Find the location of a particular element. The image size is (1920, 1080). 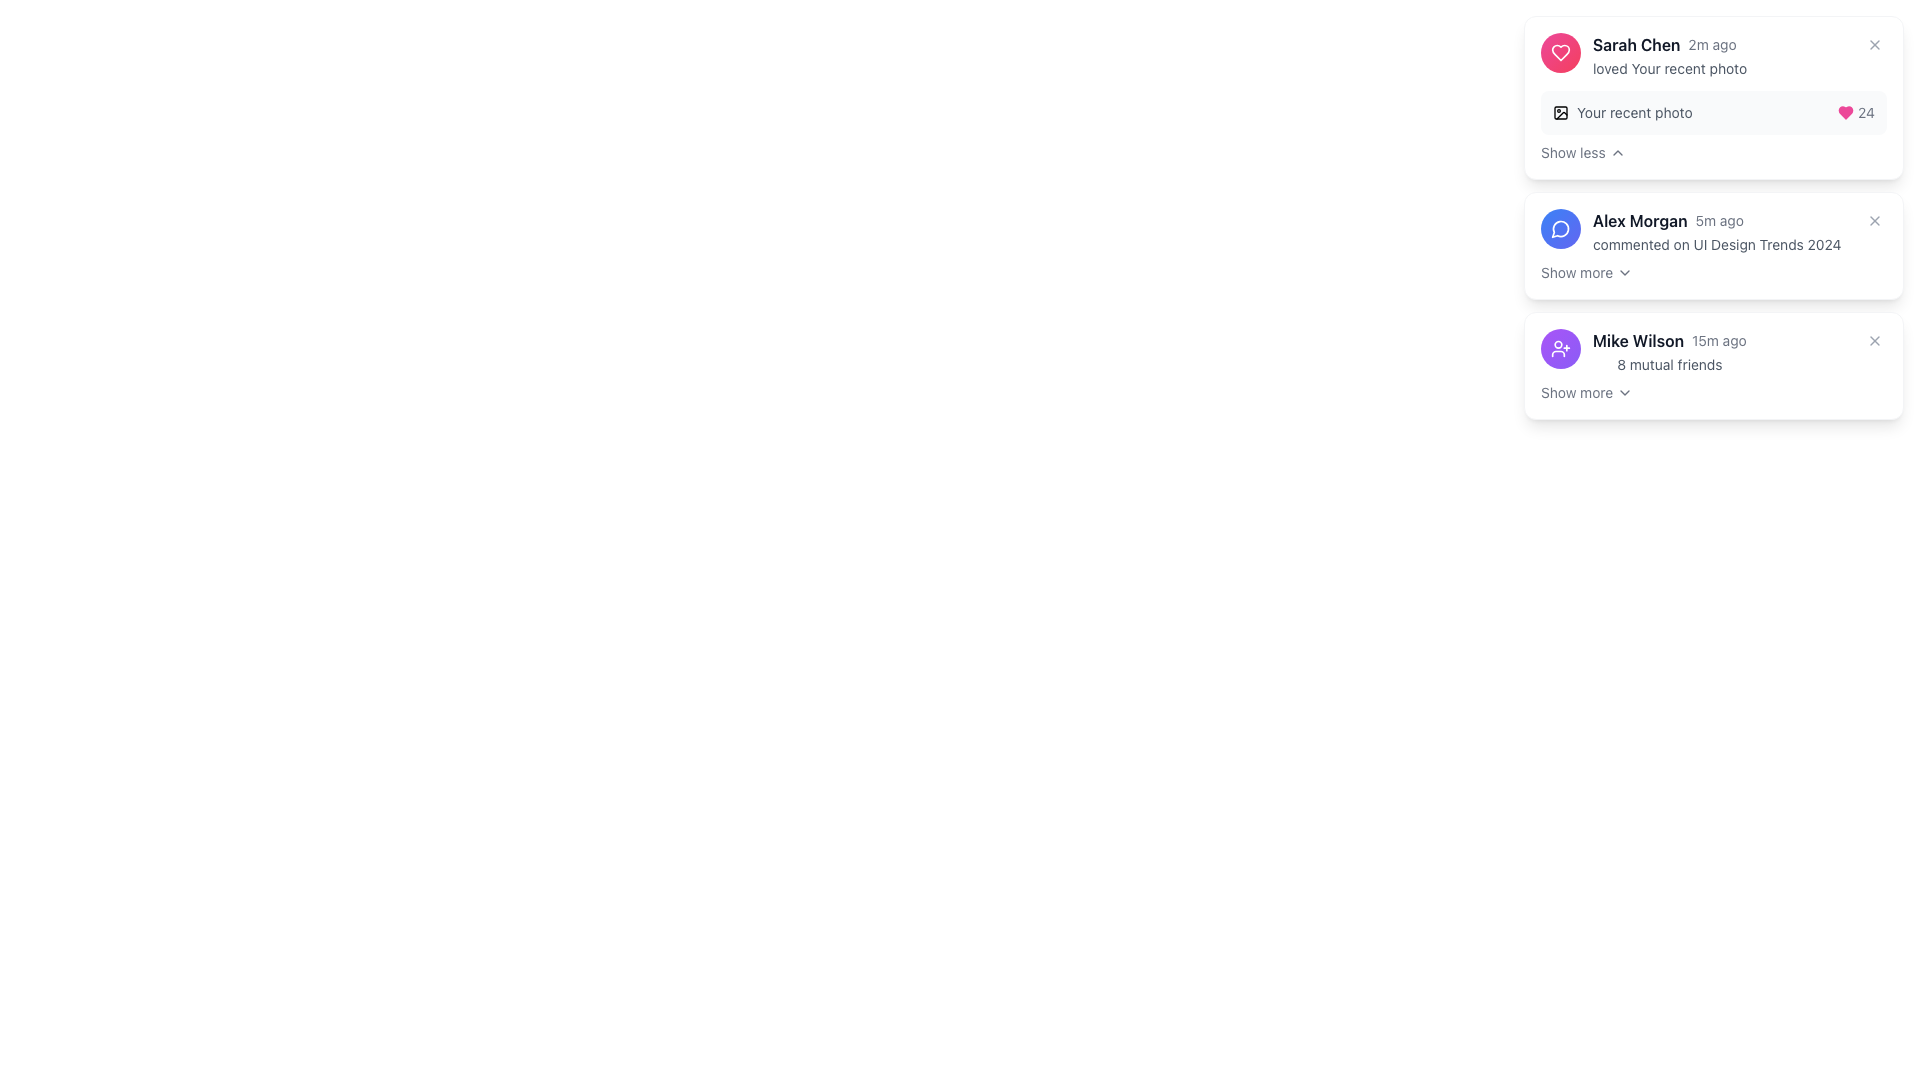

the text label that conveys additional information about the action related to Sarah Chen, which specifies that they loved a recent photo is located at coordinates (1670, 68).